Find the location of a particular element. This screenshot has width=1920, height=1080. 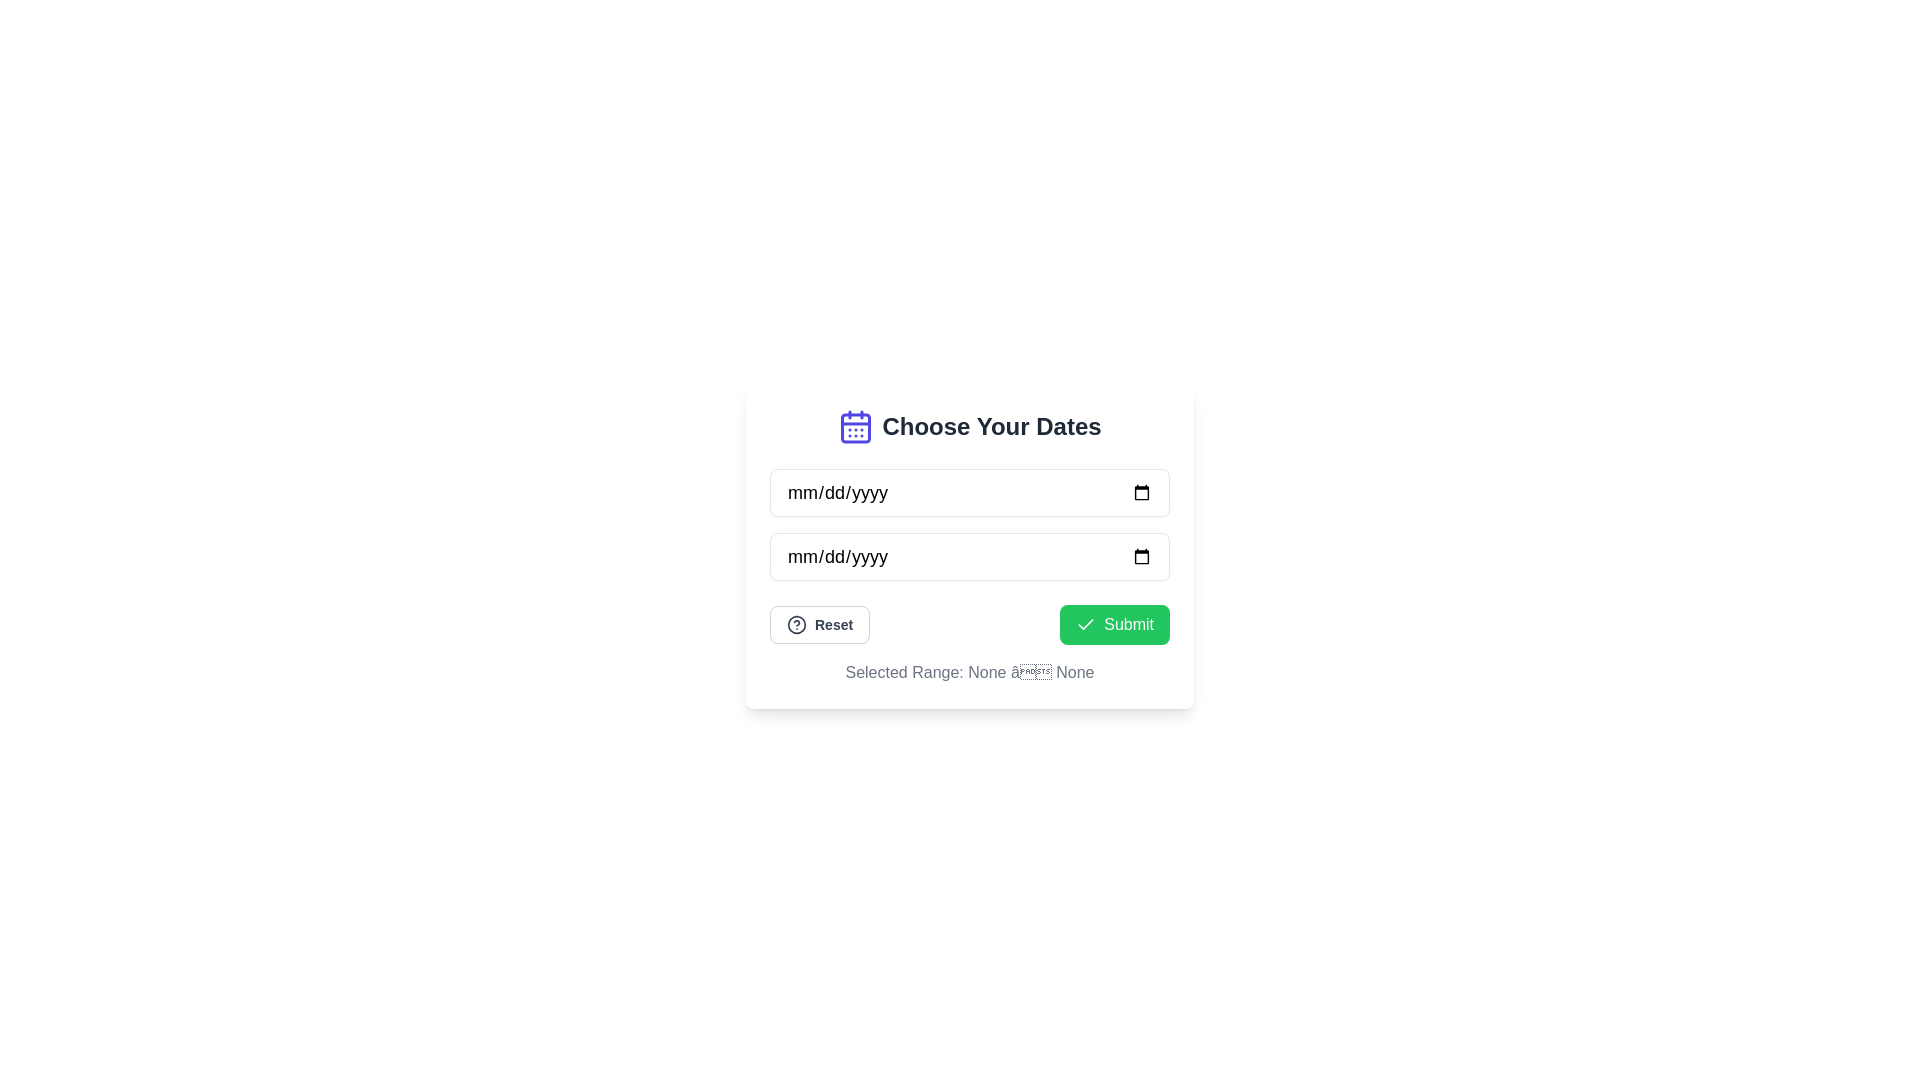

the Submit button located at the bottom right of the card interface, which contains a visual confirmation icon is located at coordinates (1085, 623).